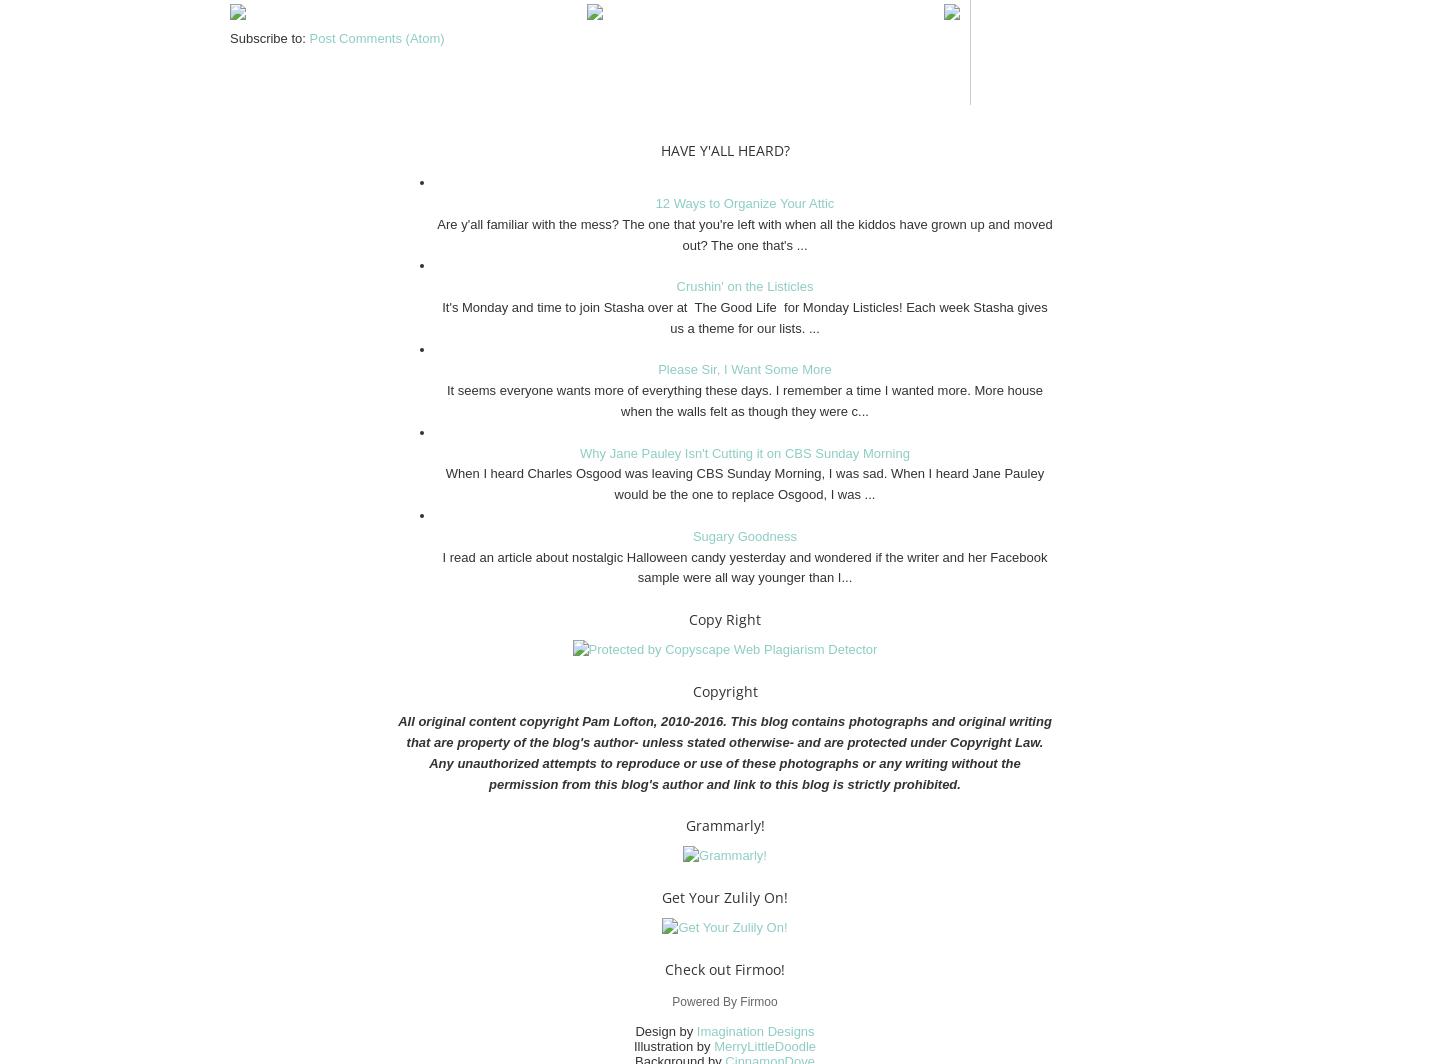 The width and height of the screenshot is (1450, 1064). What do you see at coordinates (723, 149) in the screenshot?
I see `'HAVE Y'ALL HEARD?'` at bounding box center [723, 149].